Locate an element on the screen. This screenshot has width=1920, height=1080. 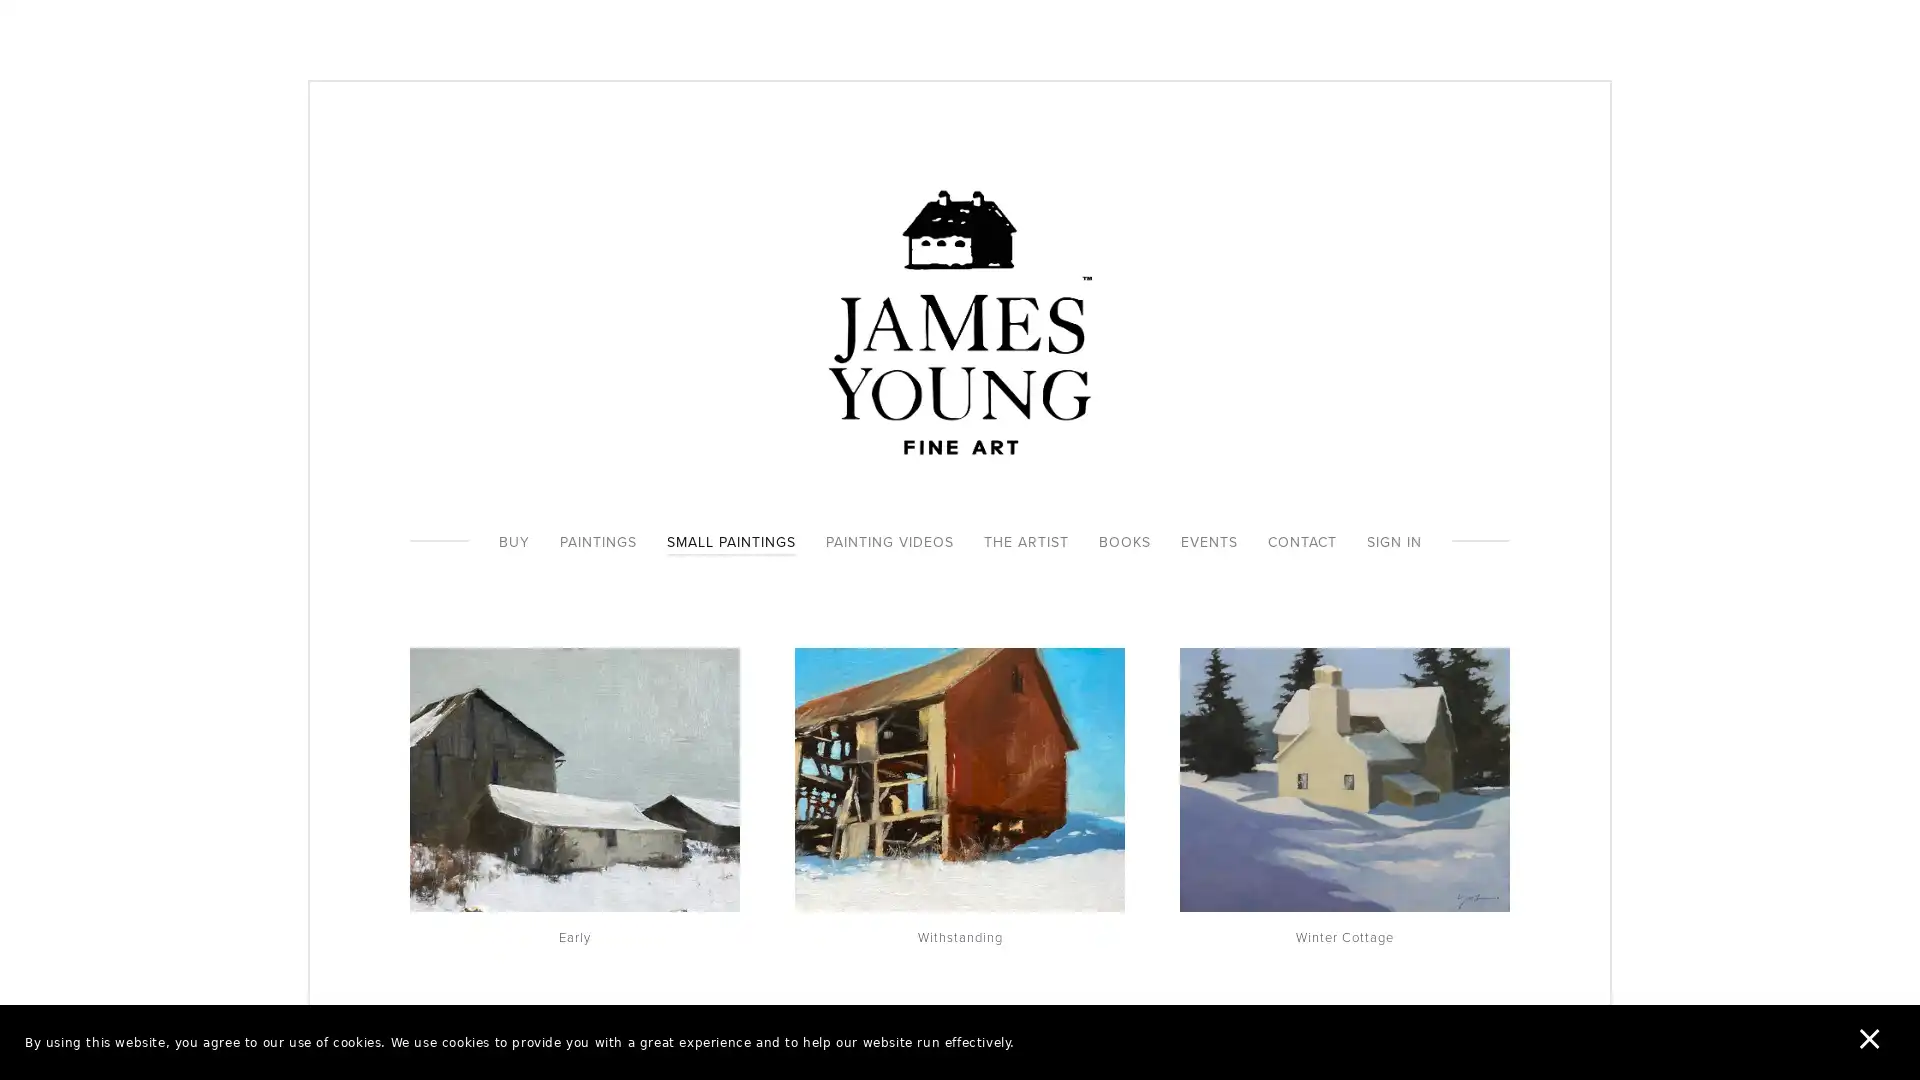
Close is located at coordinates (1251, 353).